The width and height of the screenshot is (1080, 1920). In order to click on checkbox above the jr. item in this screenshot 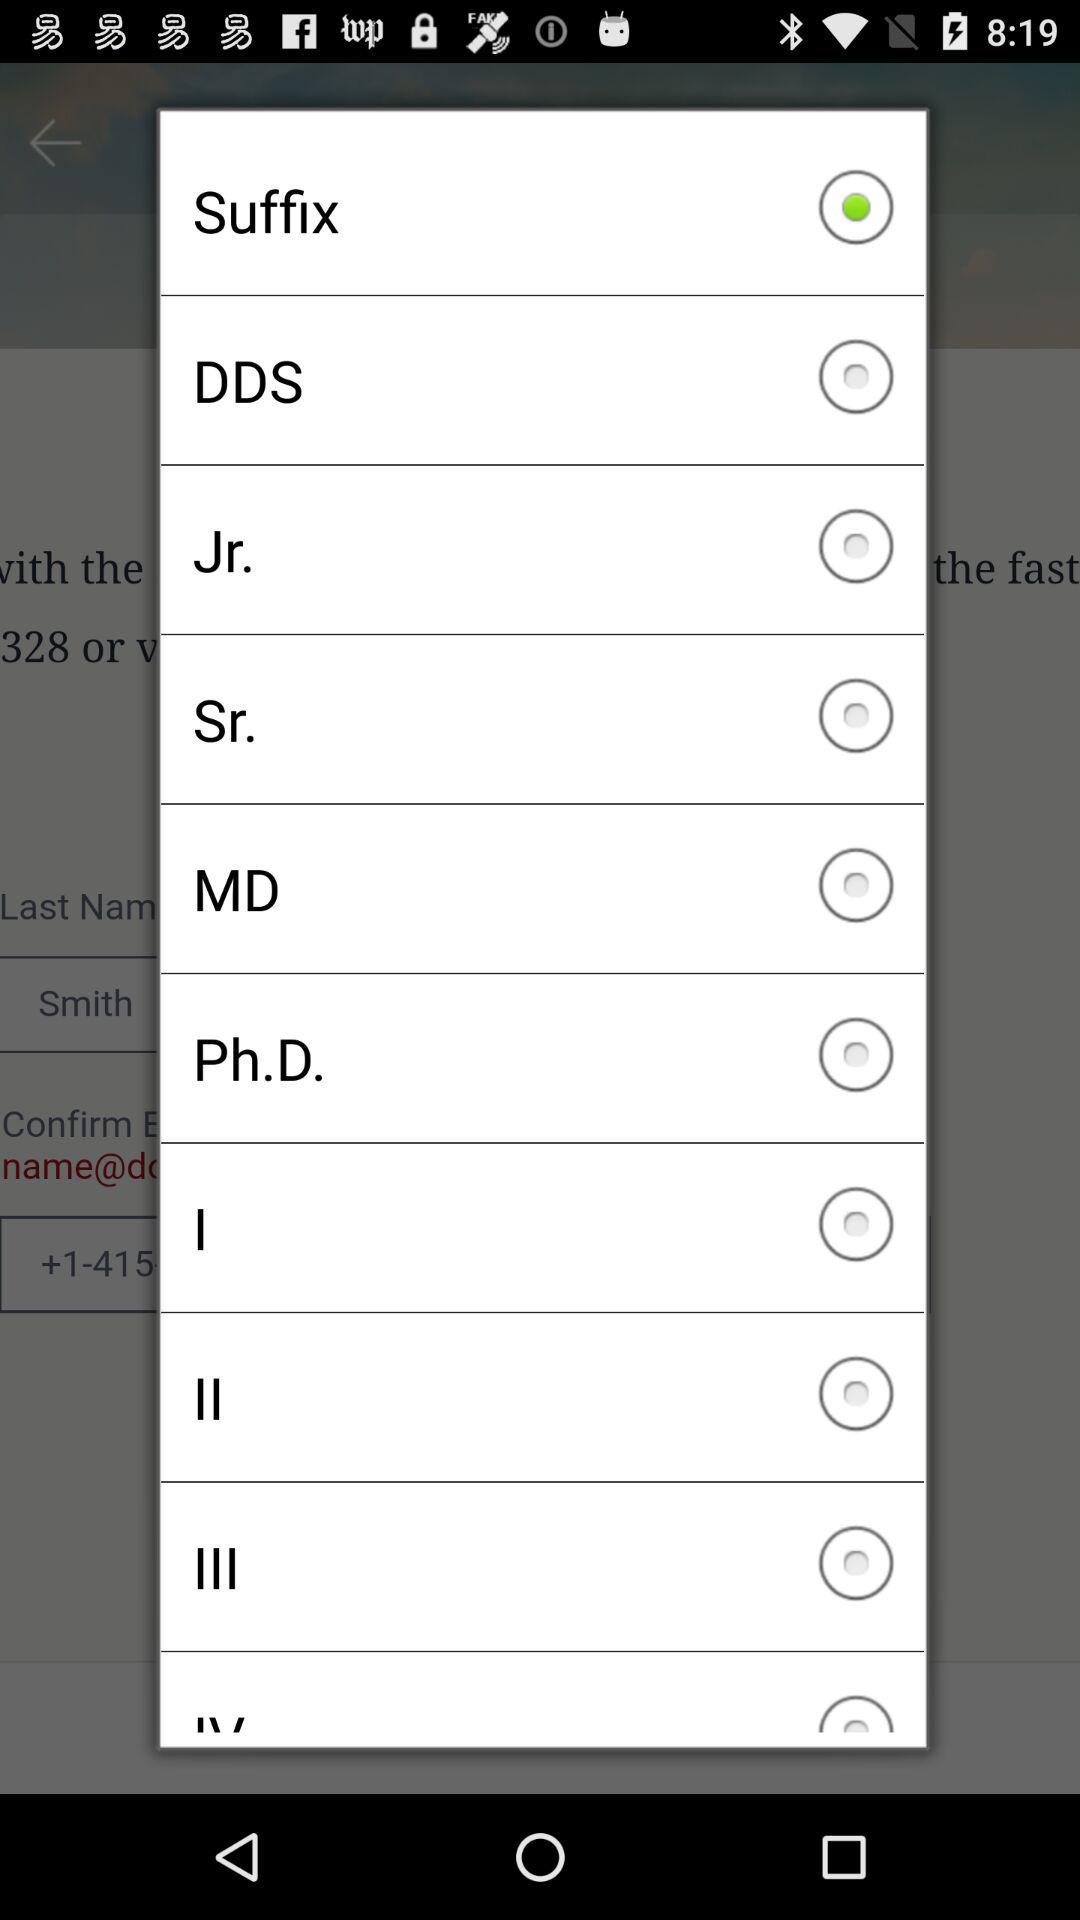, I will do `click(542, 380)`.